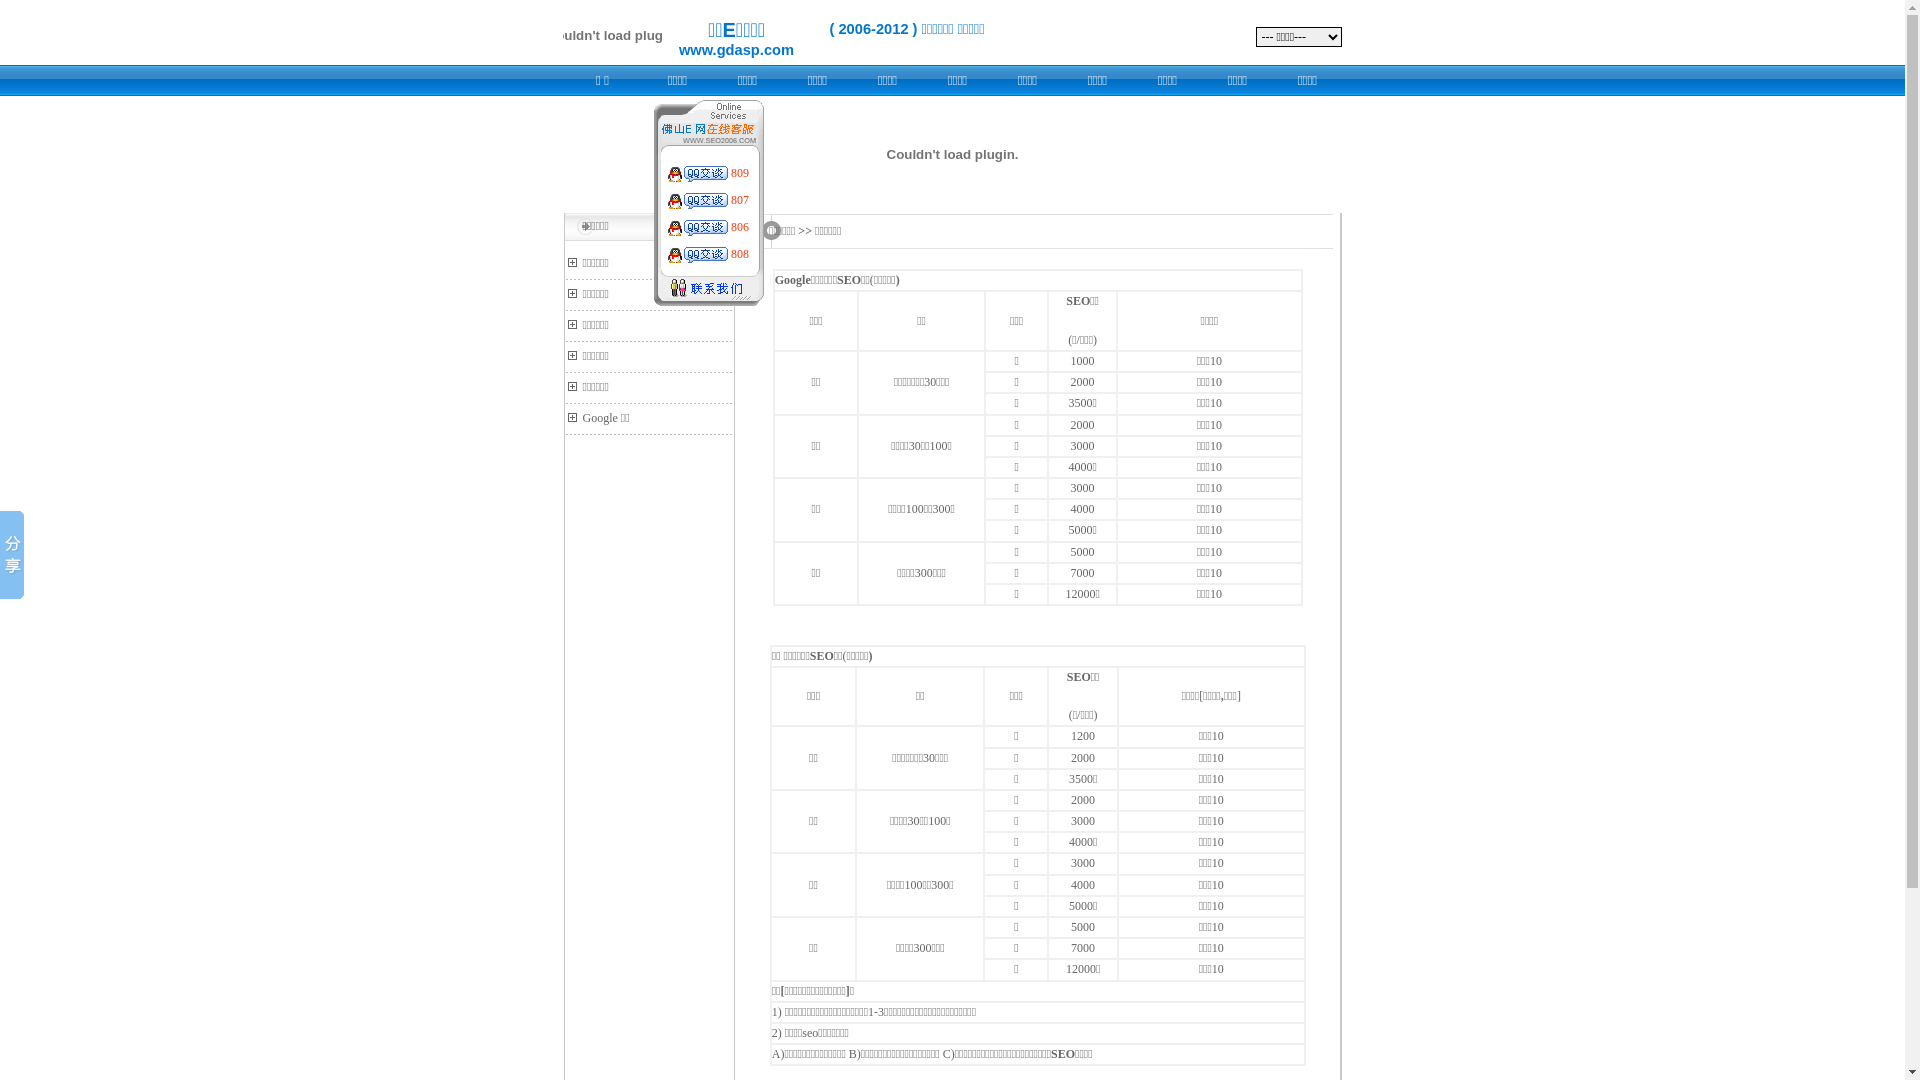 This screenshot has height=1080, width=1920. I want to click on 'www.gdasp.com', so click(735, 49).